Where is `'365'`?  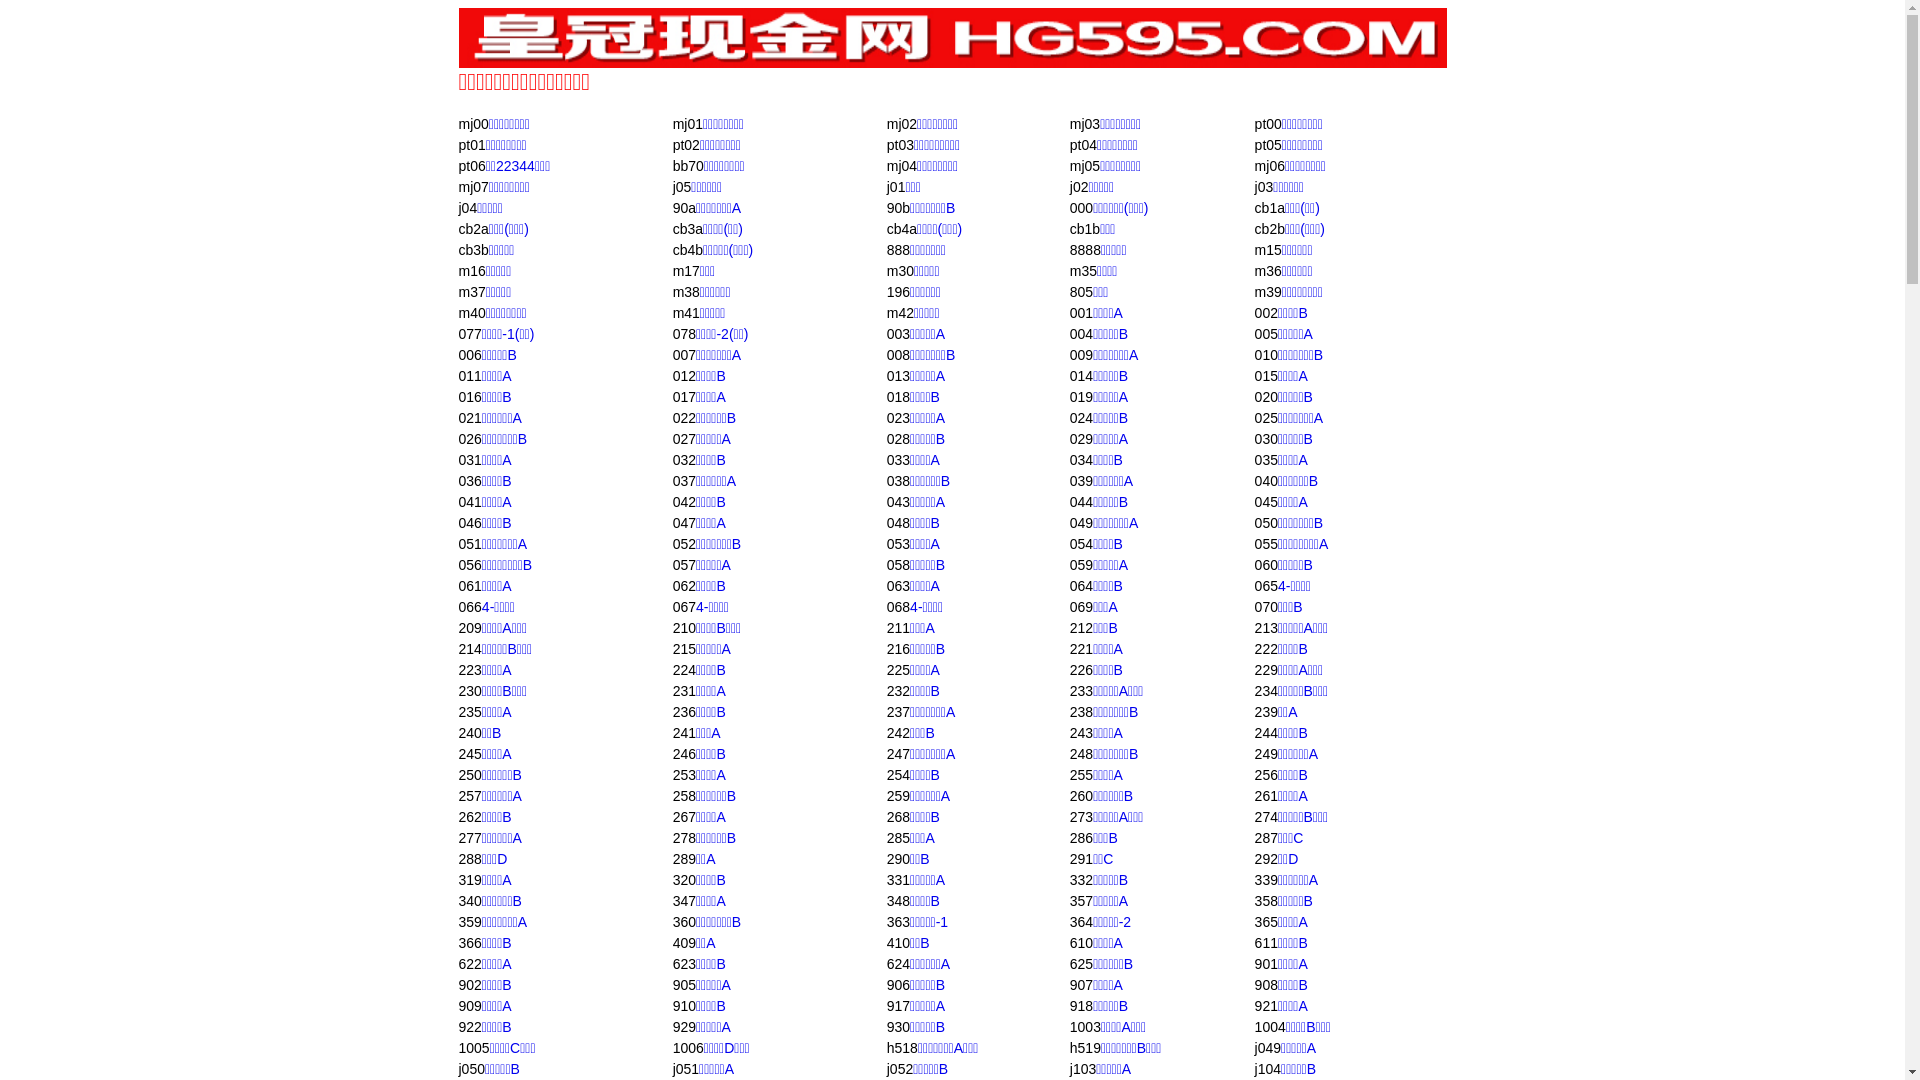
'365' is located at coordinates (1265, 921).